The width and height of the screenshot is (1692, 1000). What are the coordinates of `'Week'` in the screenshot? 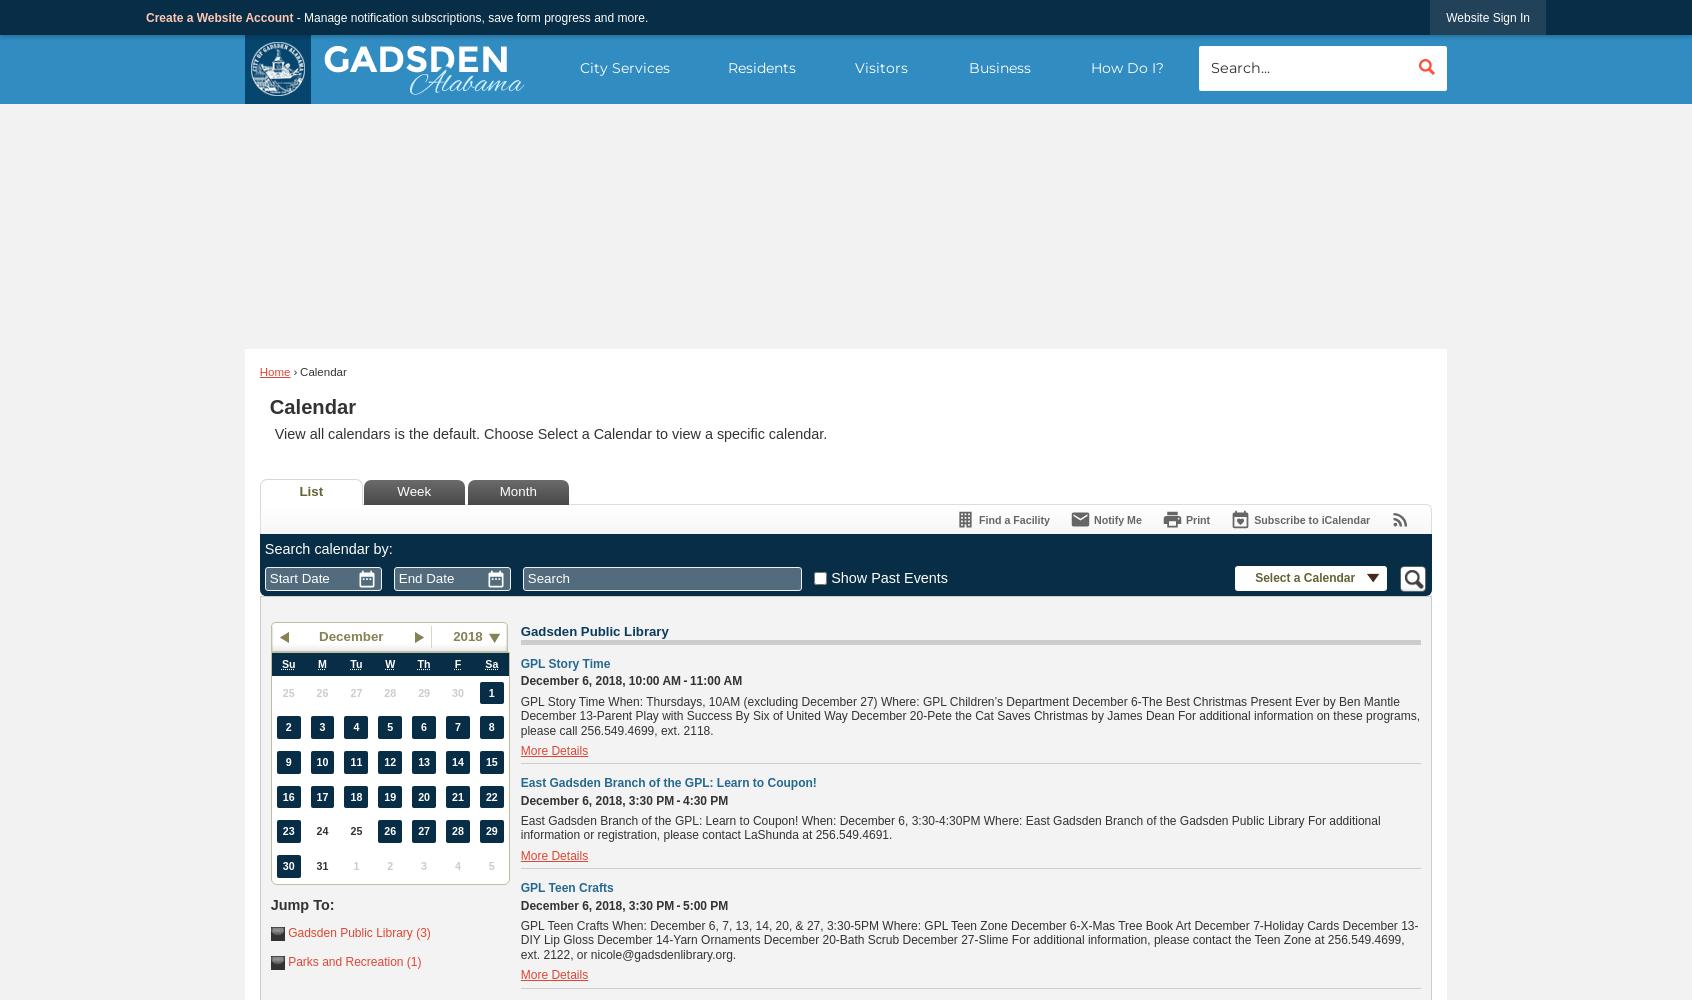 It's located at (414, 489).